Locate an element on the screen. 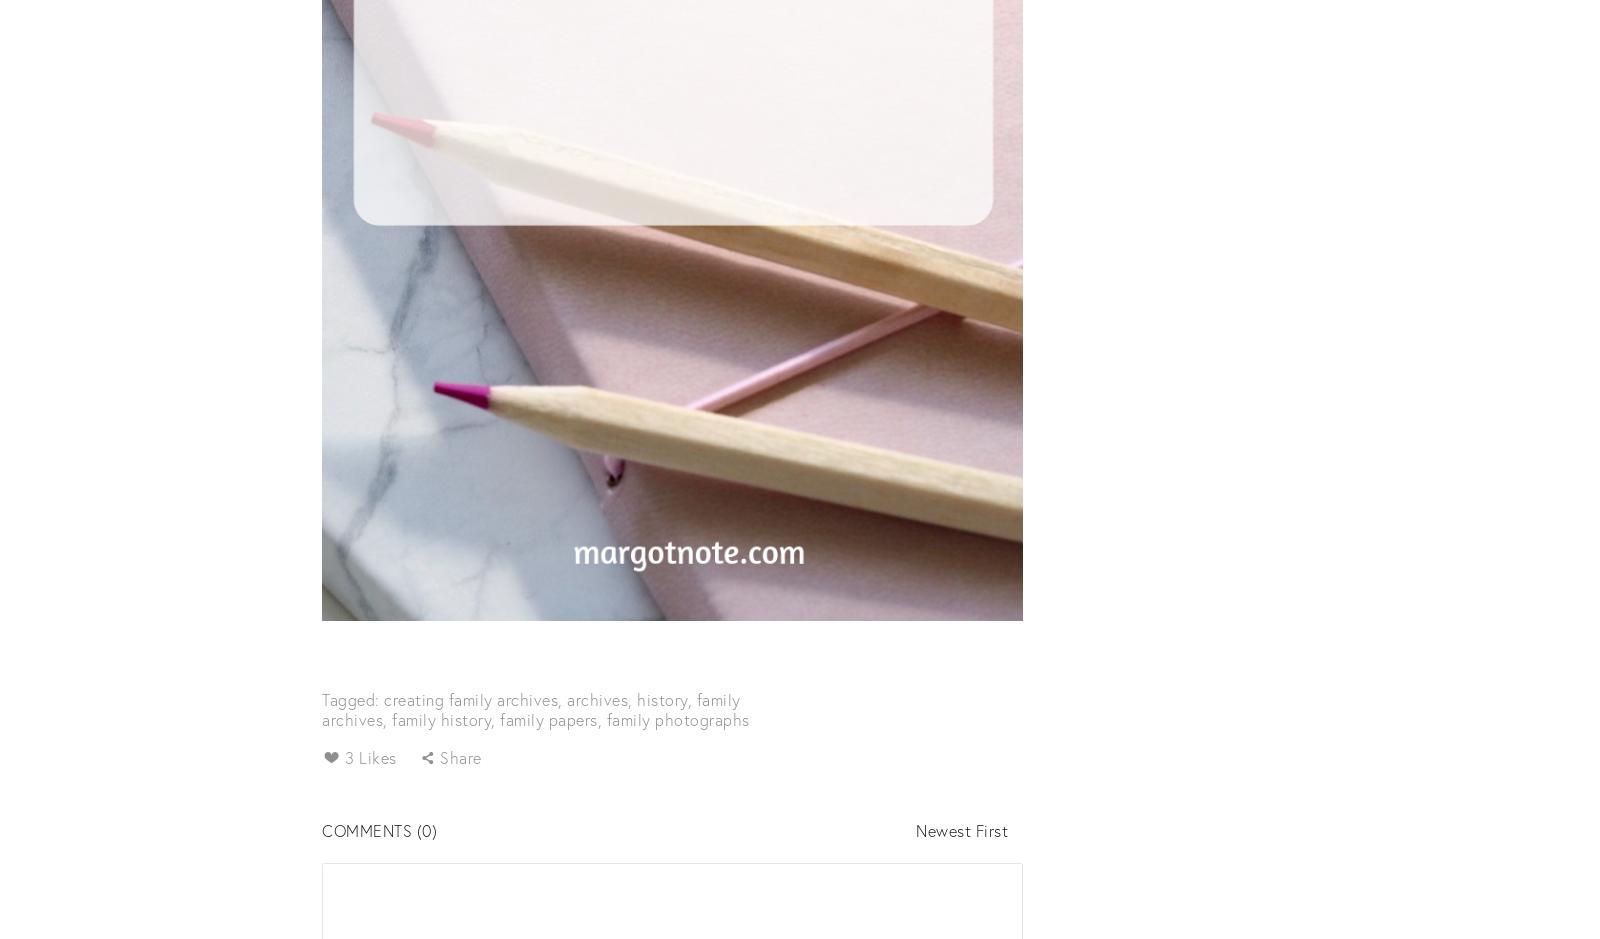 This screenshot has height=939, width=1600. 'history' is located at coordinates (662, 697).